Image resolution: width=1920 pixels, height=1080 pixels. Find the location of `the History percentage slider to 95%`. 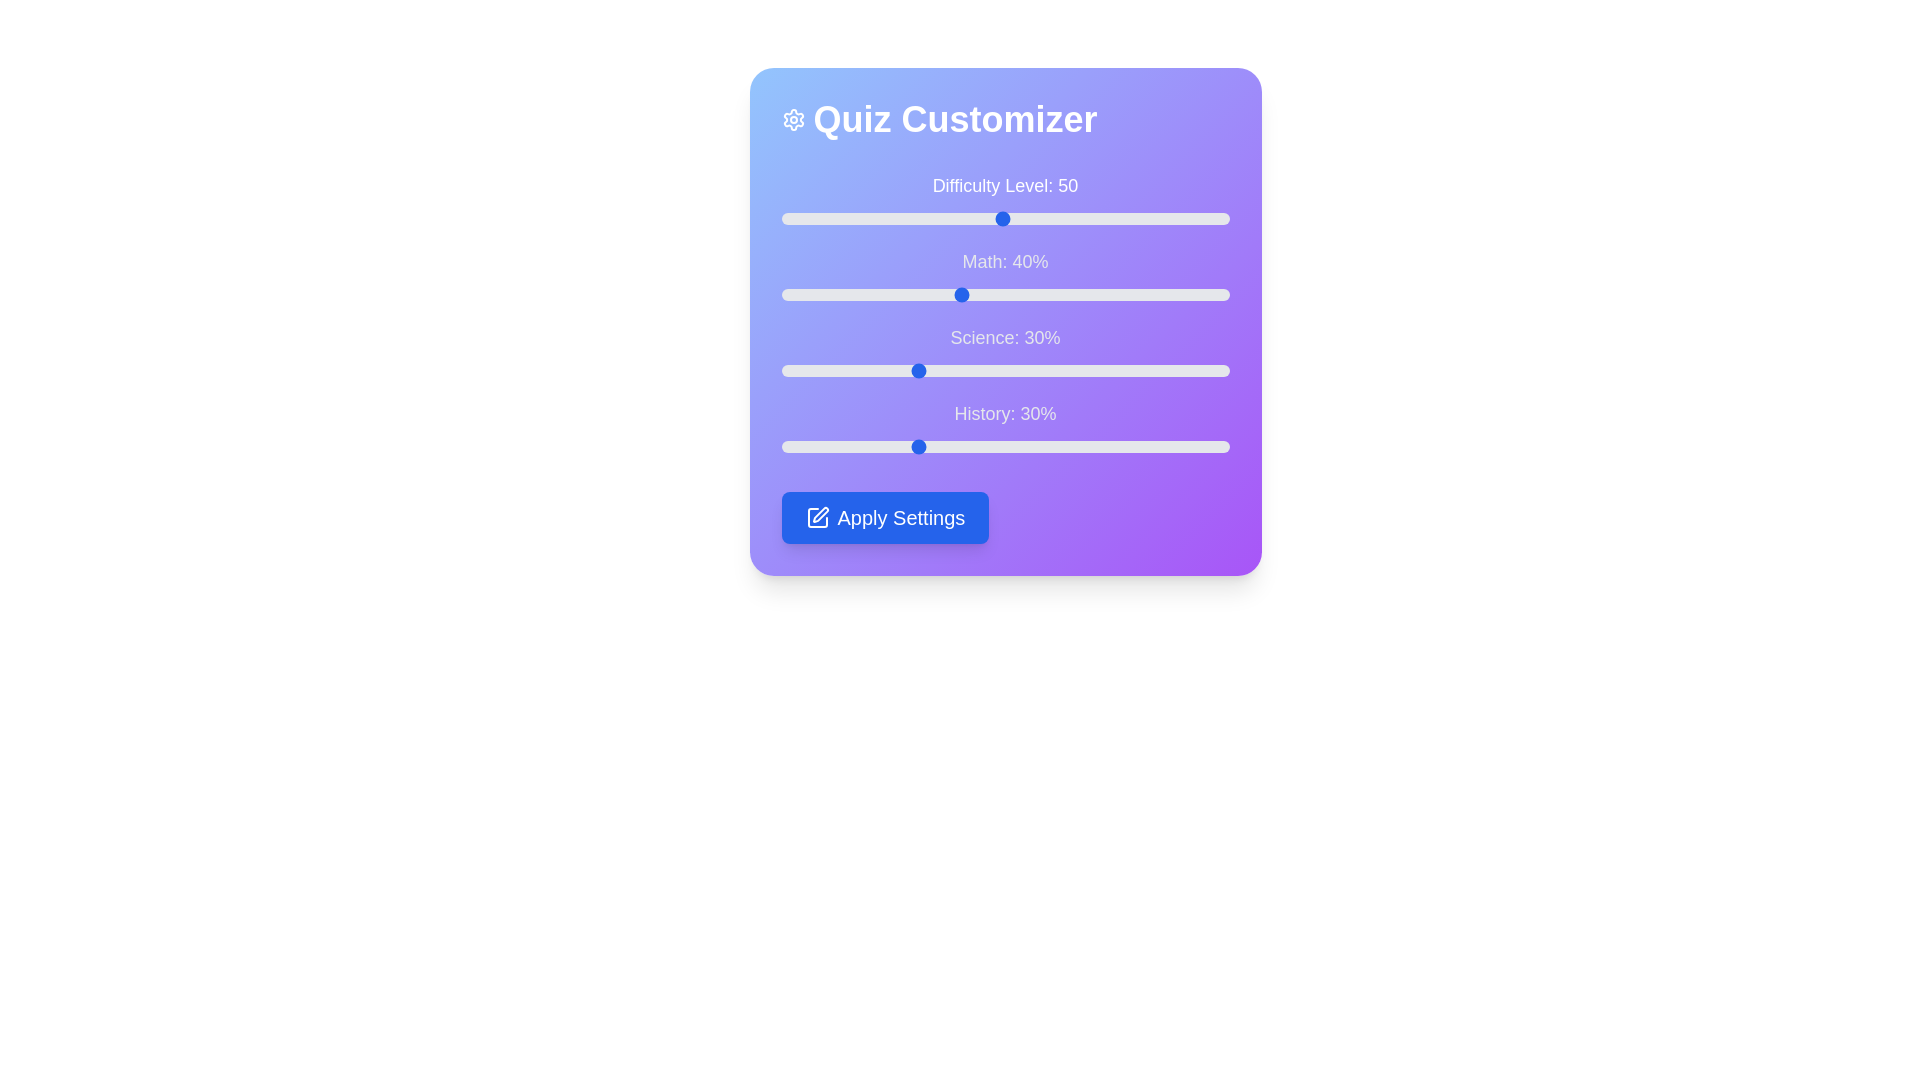

the History percentage slider to 95% is located at coordinates (1206, 446).